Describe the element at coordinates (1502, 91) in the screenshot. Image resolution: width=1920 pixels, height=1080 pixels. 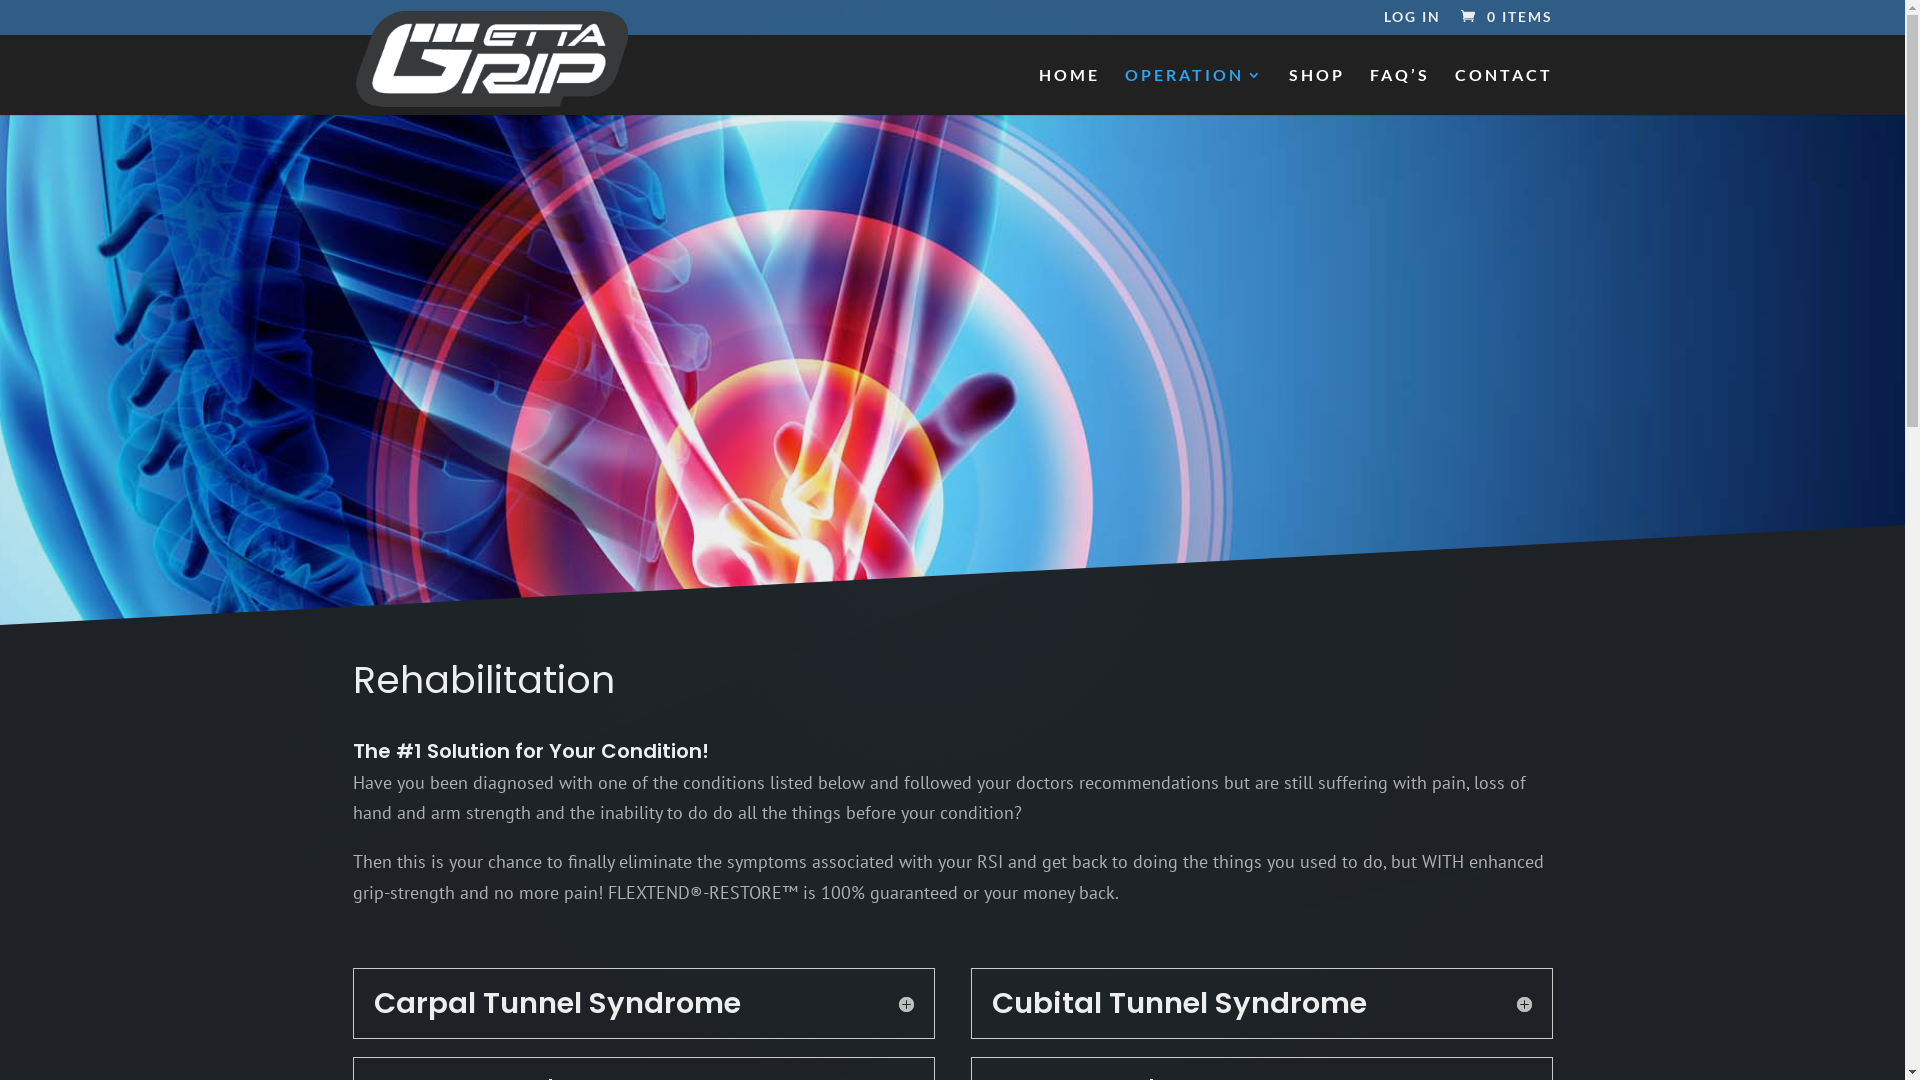
I see `'CONTACT'` at that location.